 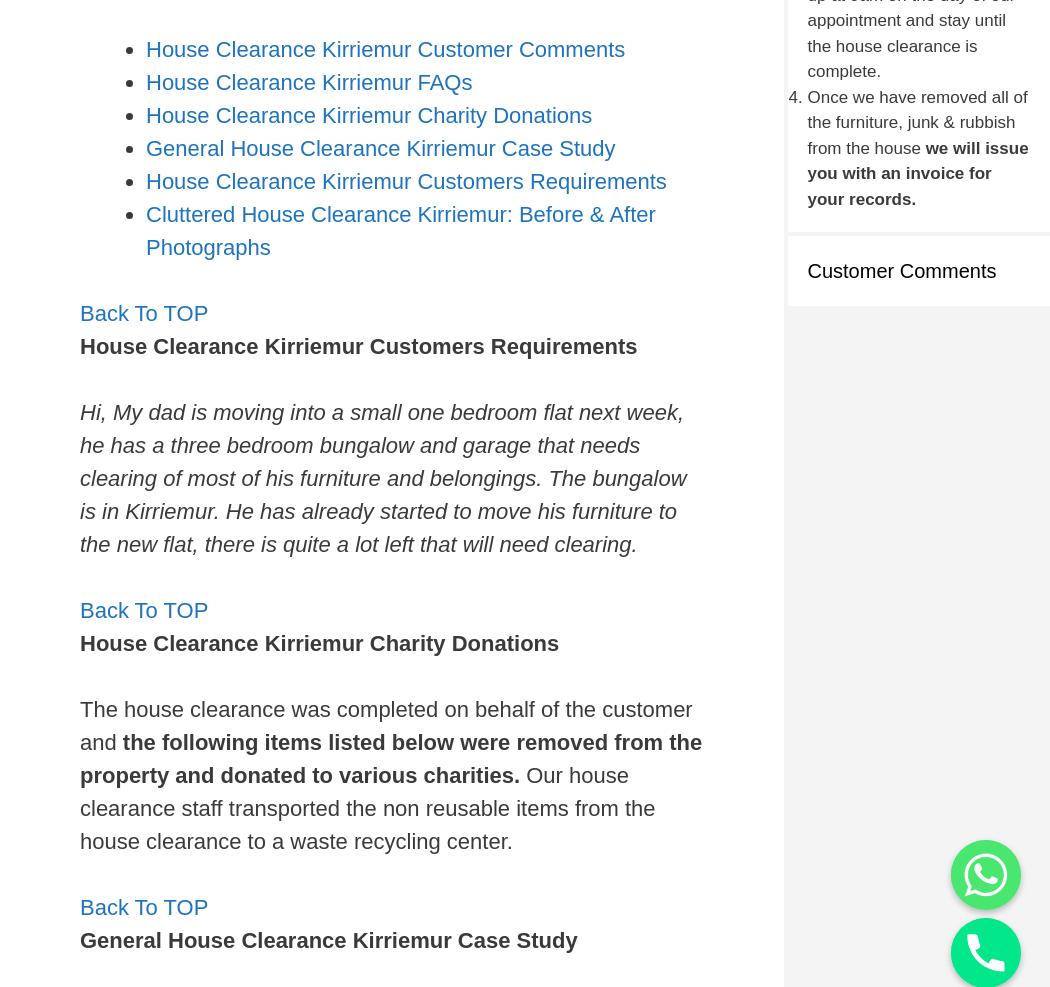 What do you see at coordinates (854, 766) in the screenshot?
I see `'Click The Green Arrow Button To Call Us On WhatsApp Or Type Your Message Here.'` at bounding box center [854, 766].